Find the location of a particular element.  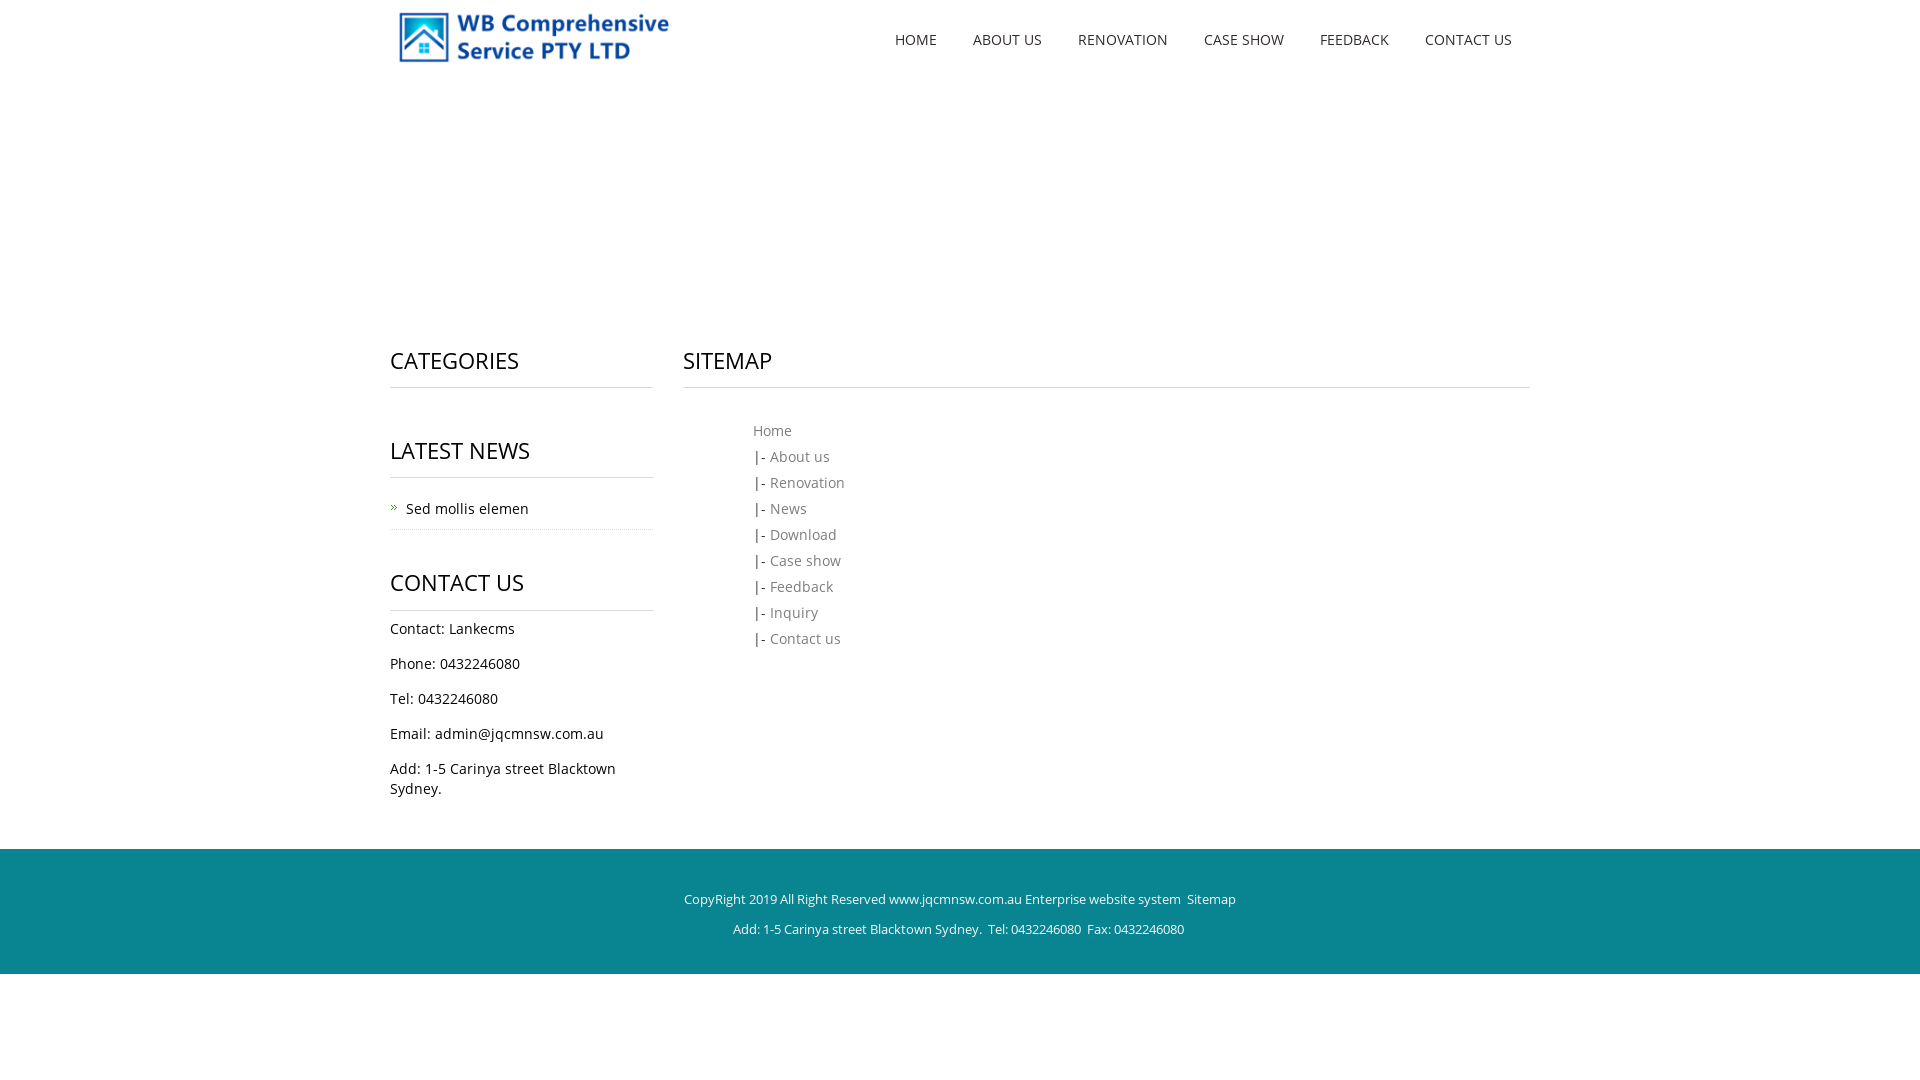

'Sed mollis elemen' is located at coordinates (466, 507).